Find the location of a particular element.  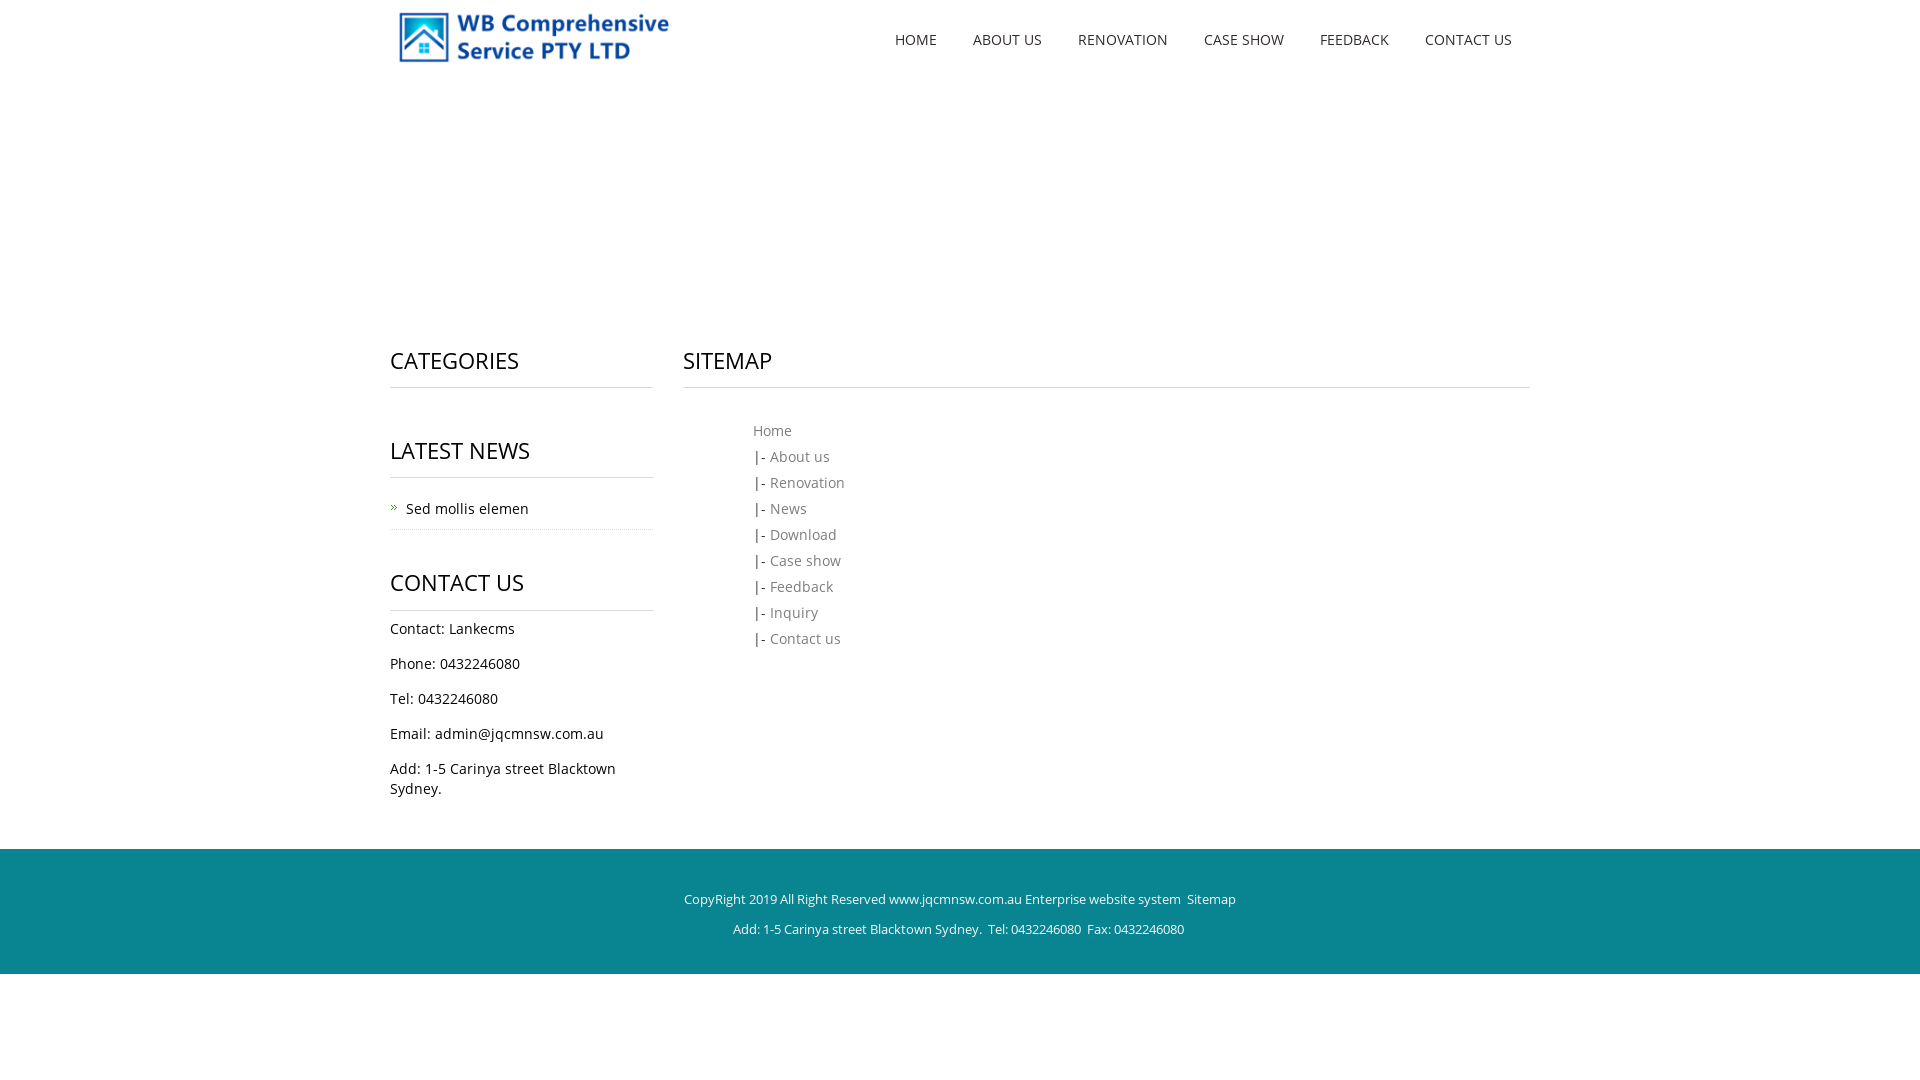

'Sed mollis elemen' is located at coordinates (466, 507).